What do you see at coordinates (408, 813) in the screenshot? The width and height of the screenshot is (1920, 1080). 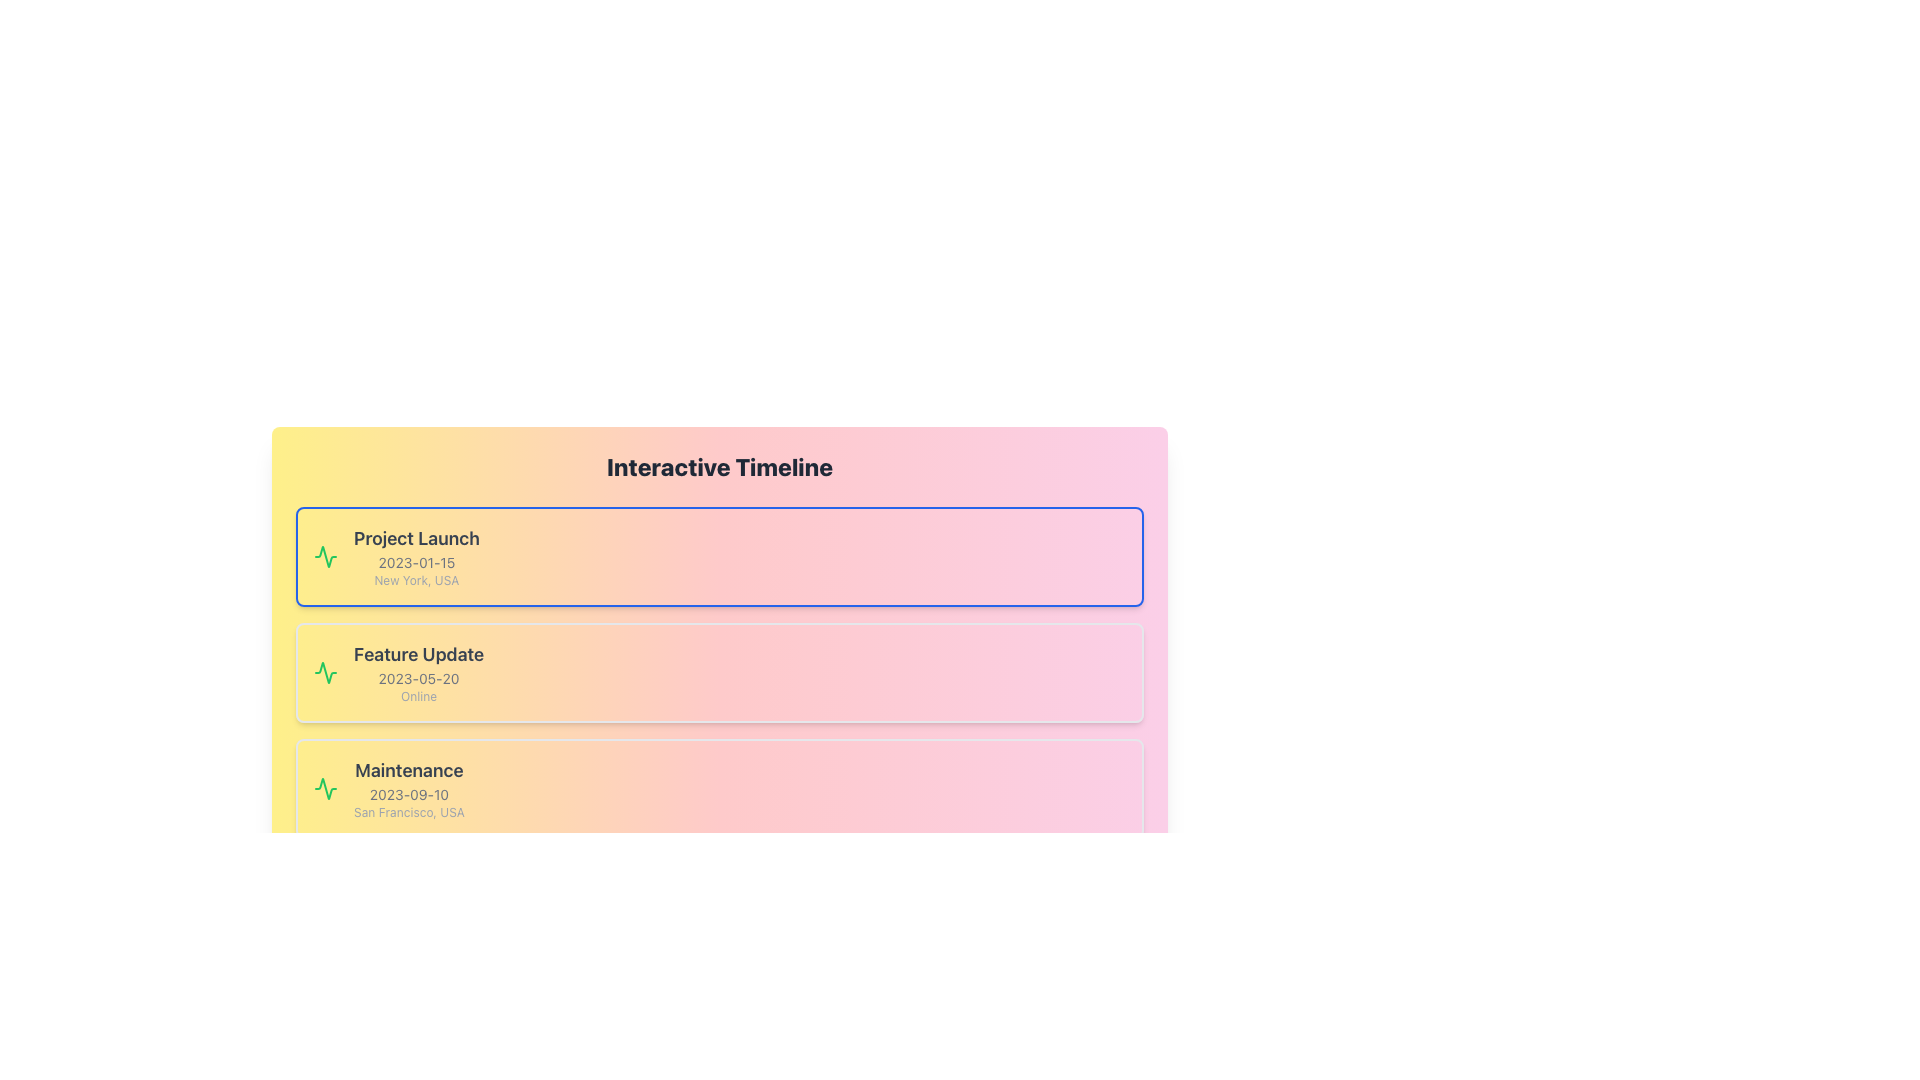 I see `the text label displaying the location associated with the 'Maintenance' event` at bounding box center [408, 813].